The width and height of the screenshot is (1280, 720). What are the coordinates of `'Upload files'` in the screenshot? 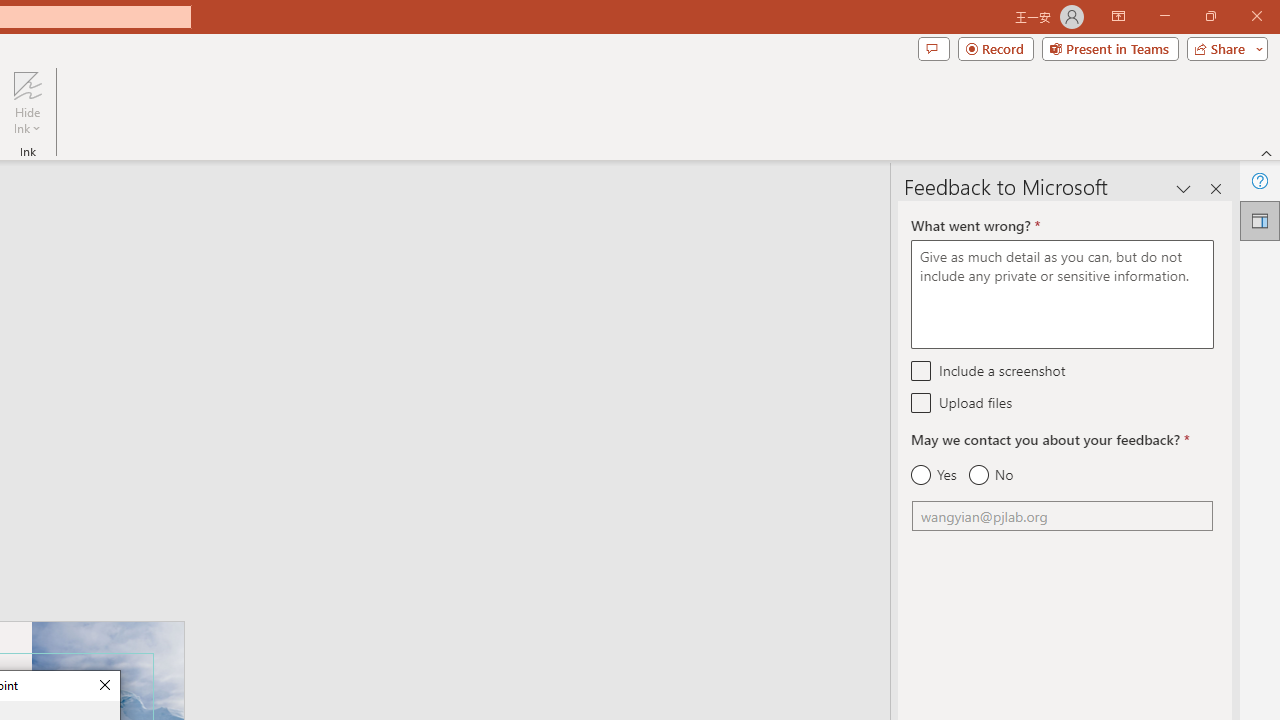 It's located at (920, 402).